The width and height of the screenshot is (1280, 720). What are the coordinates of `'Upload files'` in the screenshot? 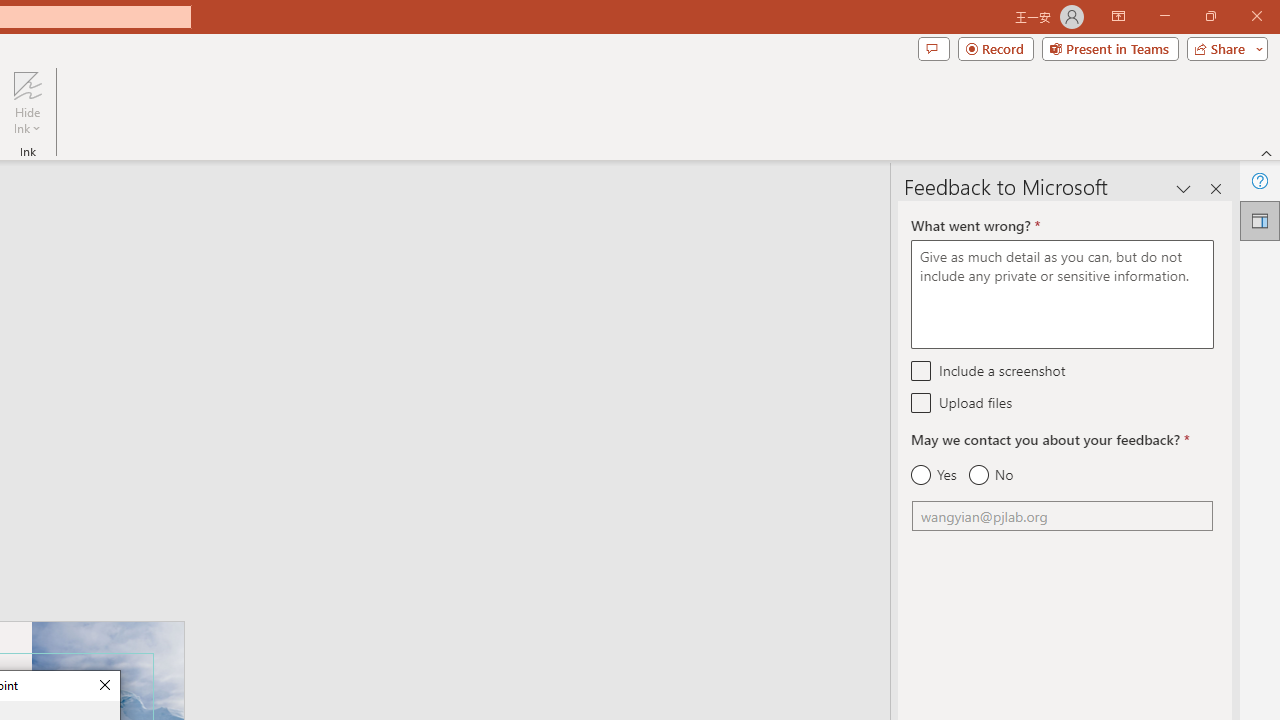 It's located at (920, 402).